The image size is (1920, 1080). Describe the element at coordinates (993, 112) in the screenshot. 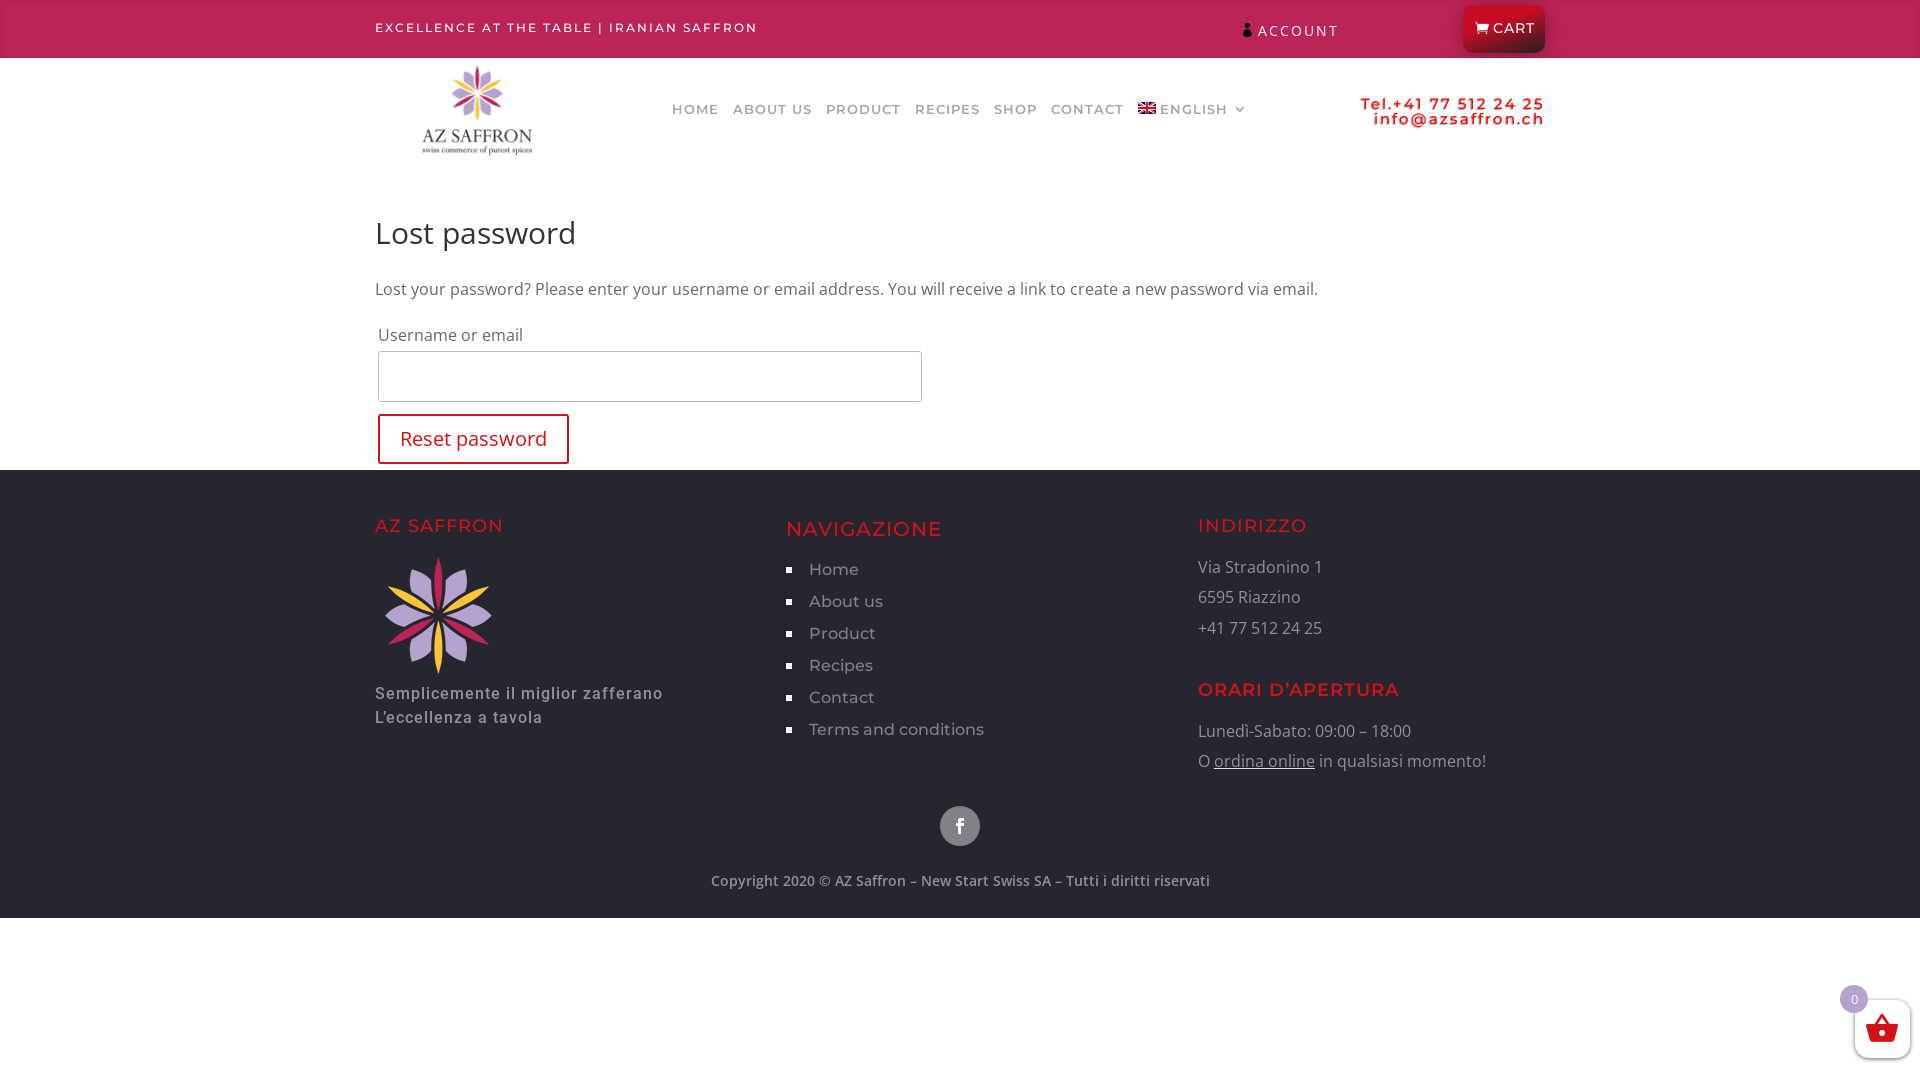

I see `'SHOP'` at that location.